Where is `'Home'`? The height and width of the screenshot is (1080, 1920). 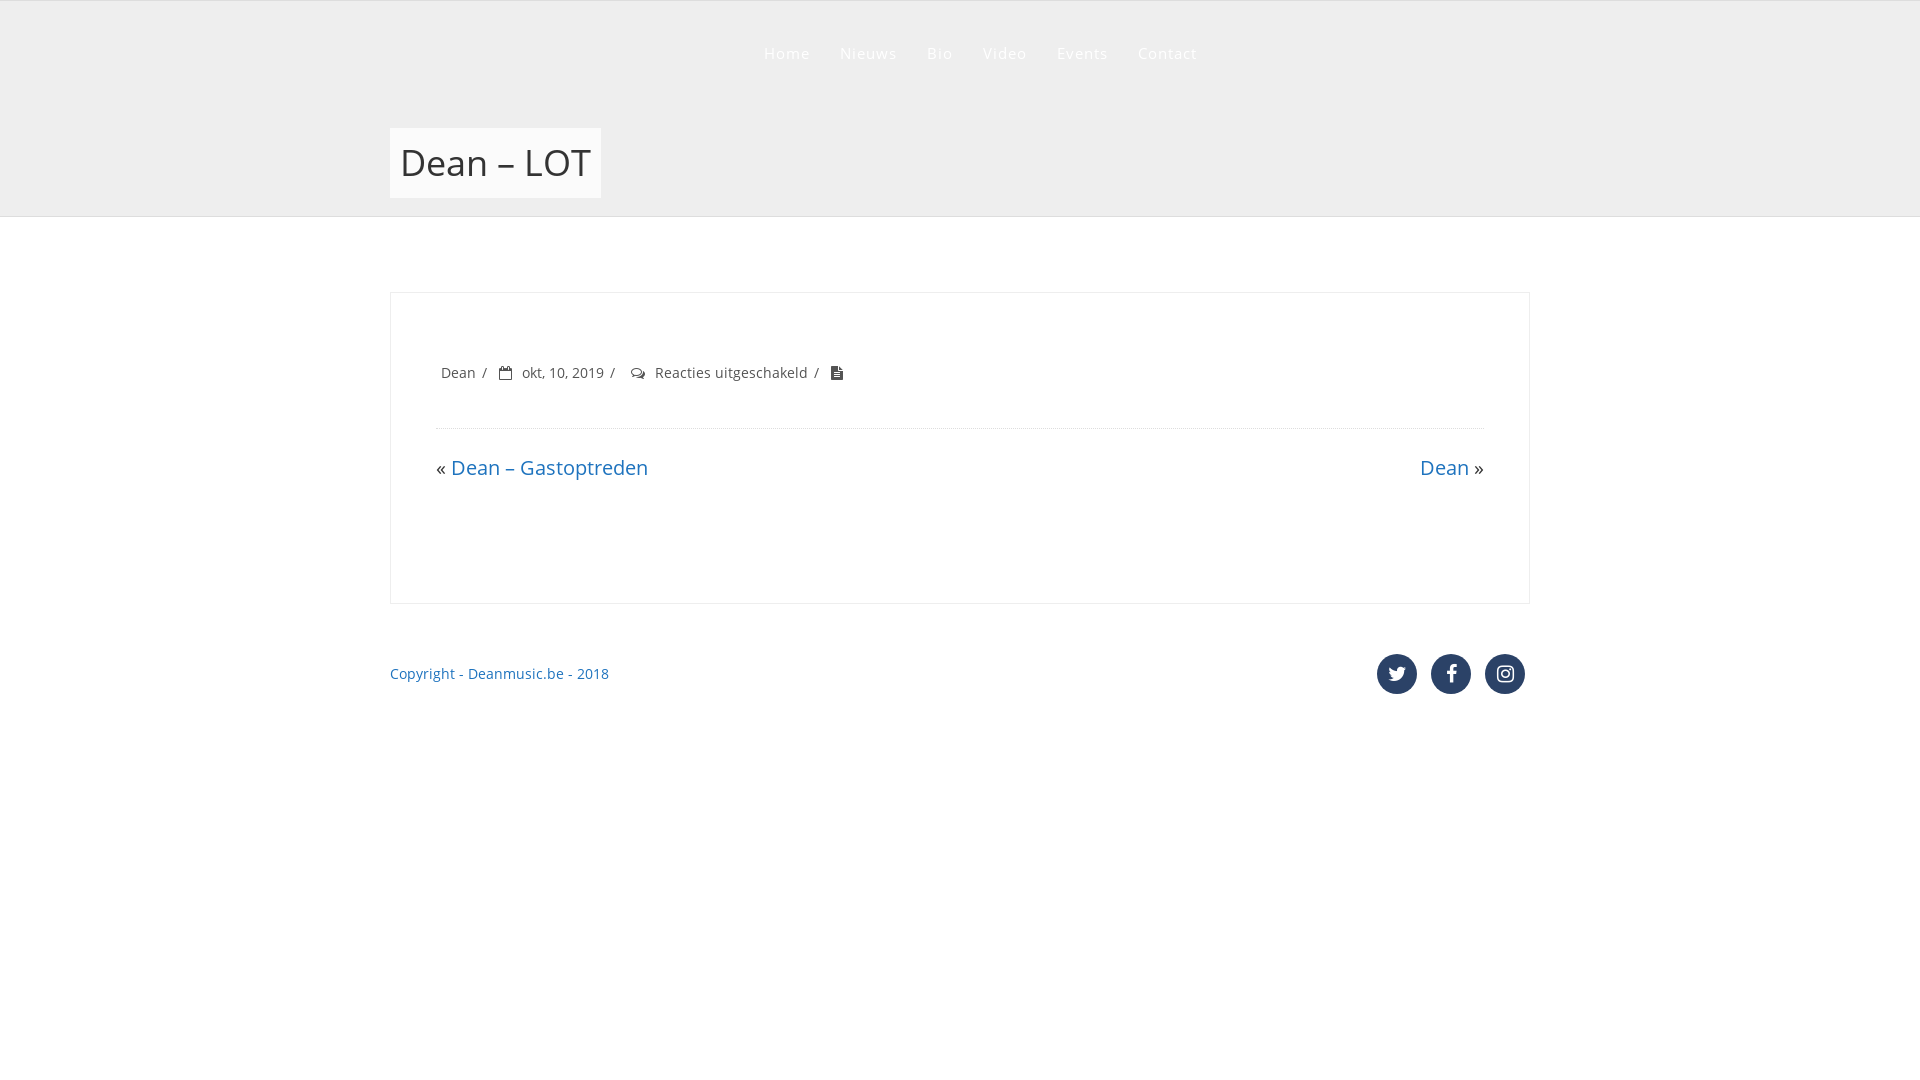
'Home' is located at coordinates (786, 52).